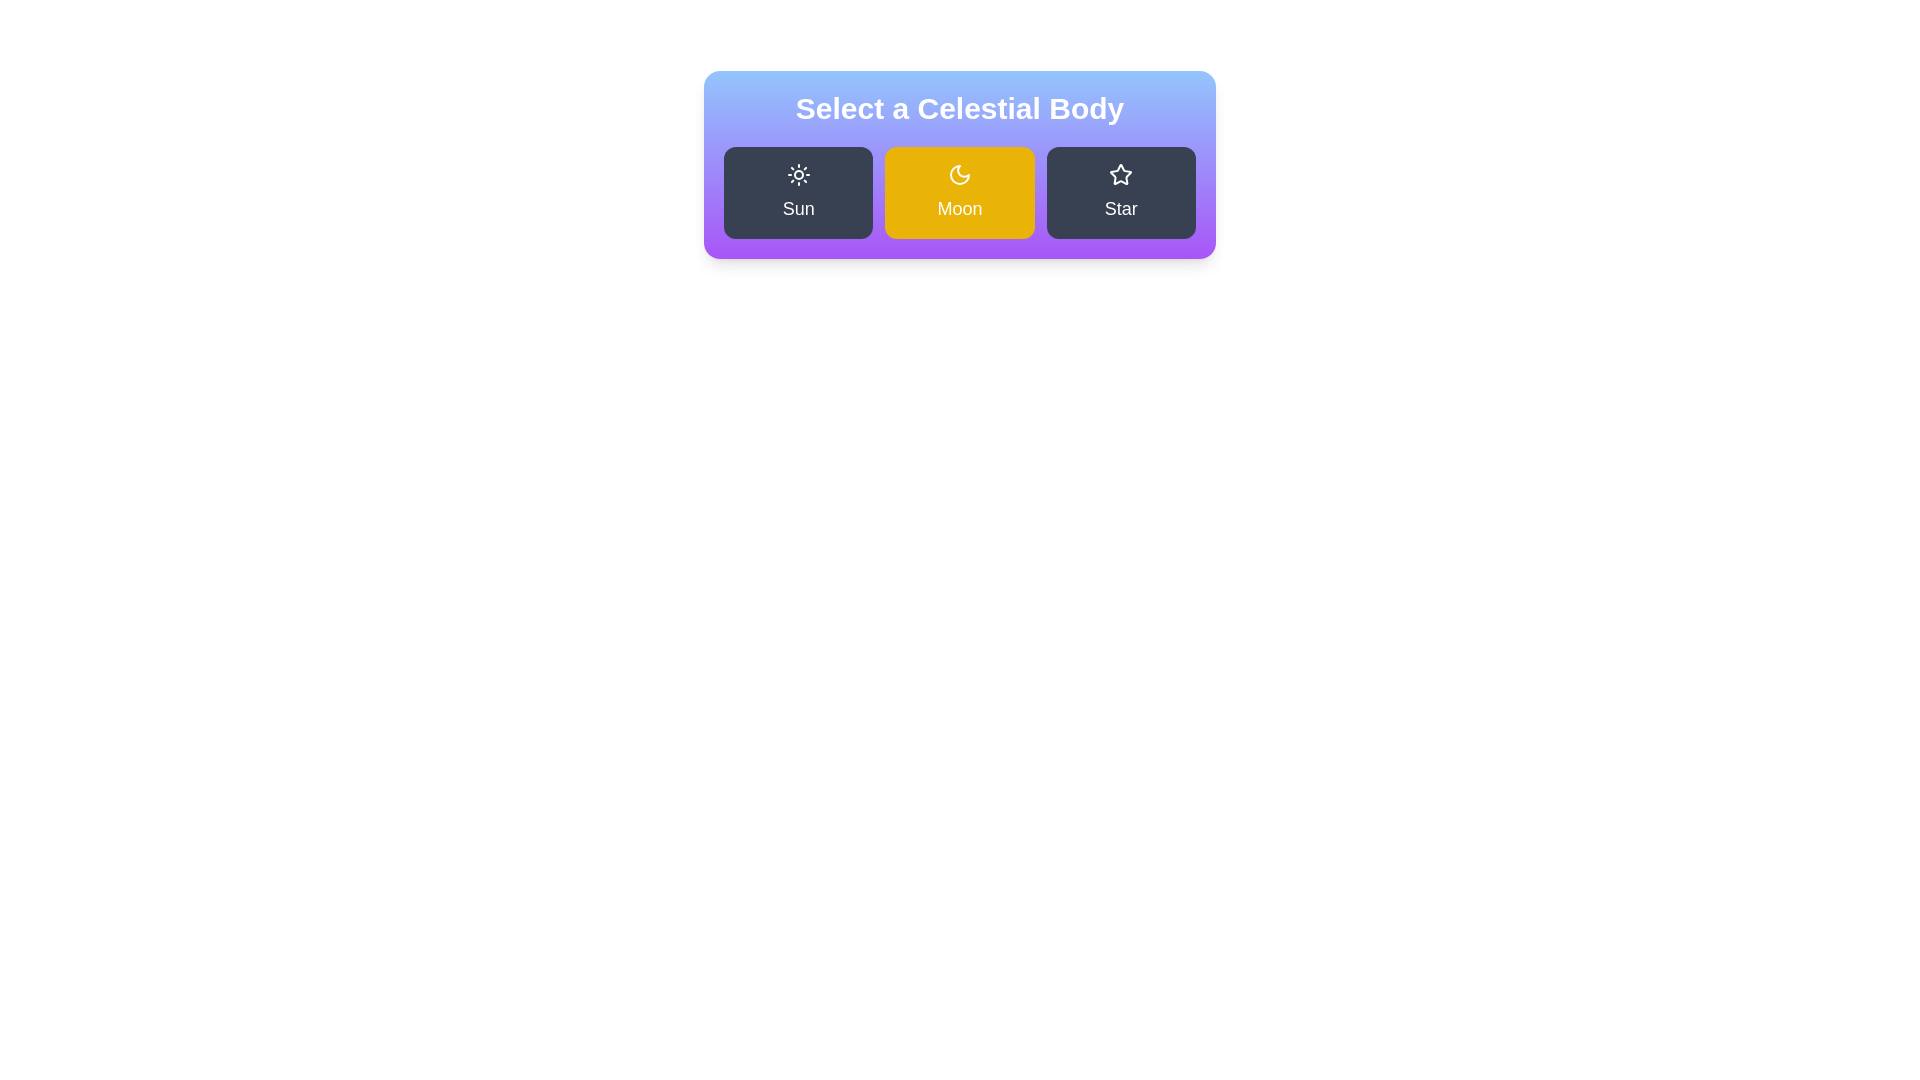  I want to click on the celestial body icon Star, so click(1121, 192).